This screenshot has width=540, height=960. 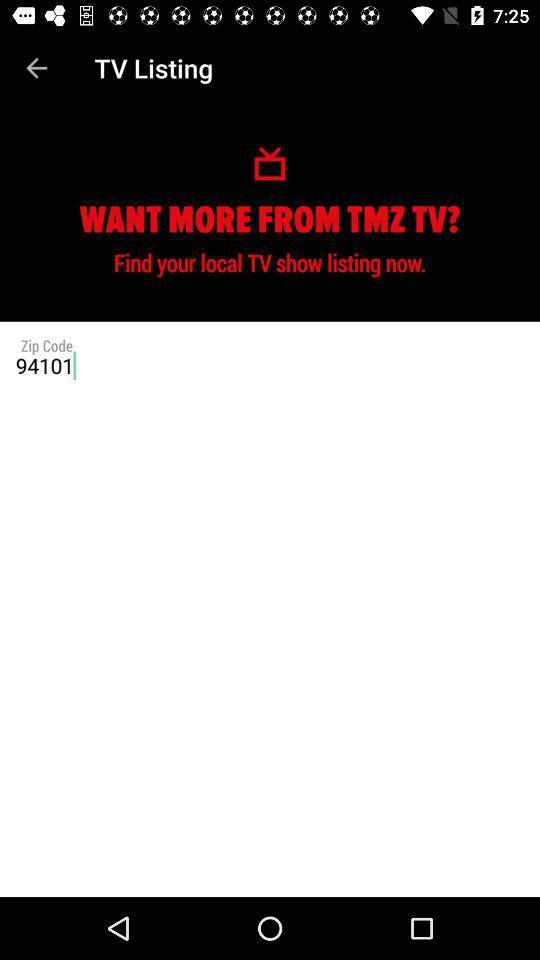 I want to click on item next to the tv listing icon, so click(x=36, y=68).